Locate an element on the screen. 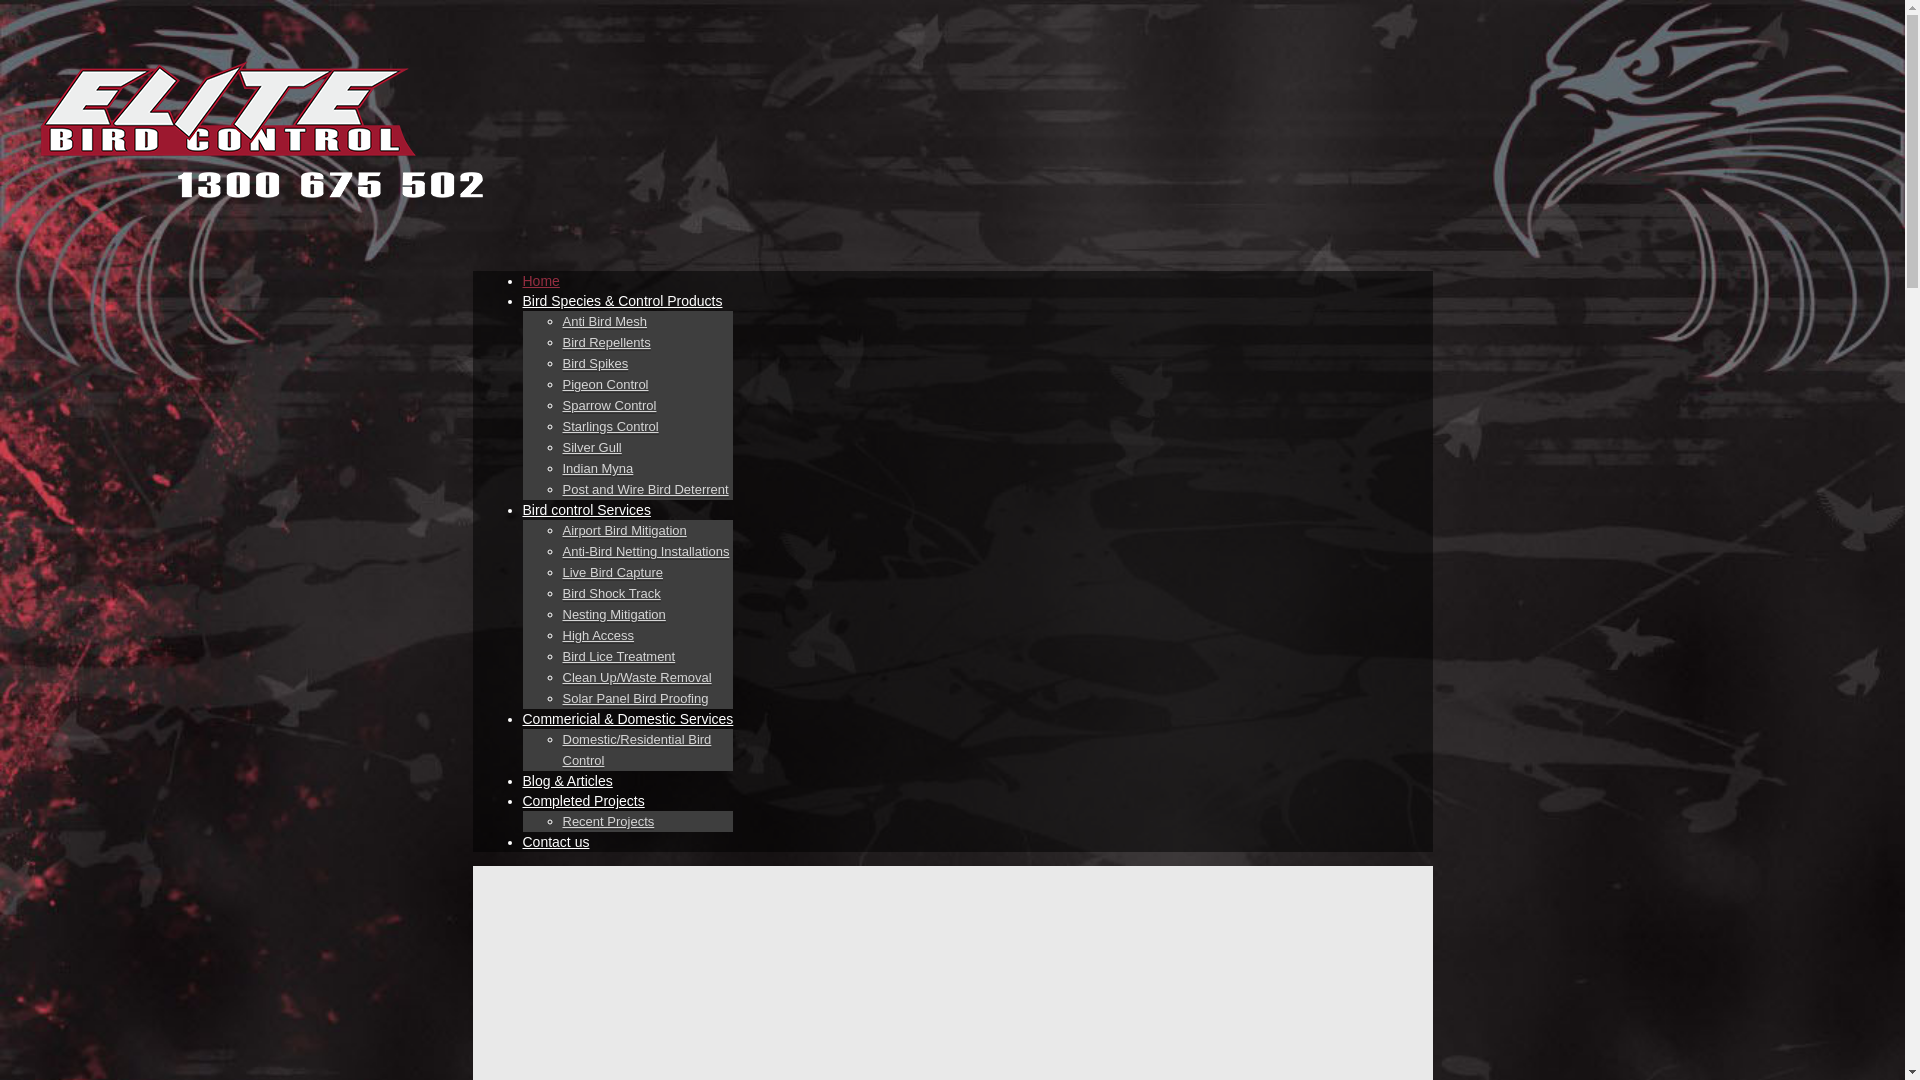 The image size is (1920, 1080). 'Anti Bird Mesh' is located at coordinates (603, 320).